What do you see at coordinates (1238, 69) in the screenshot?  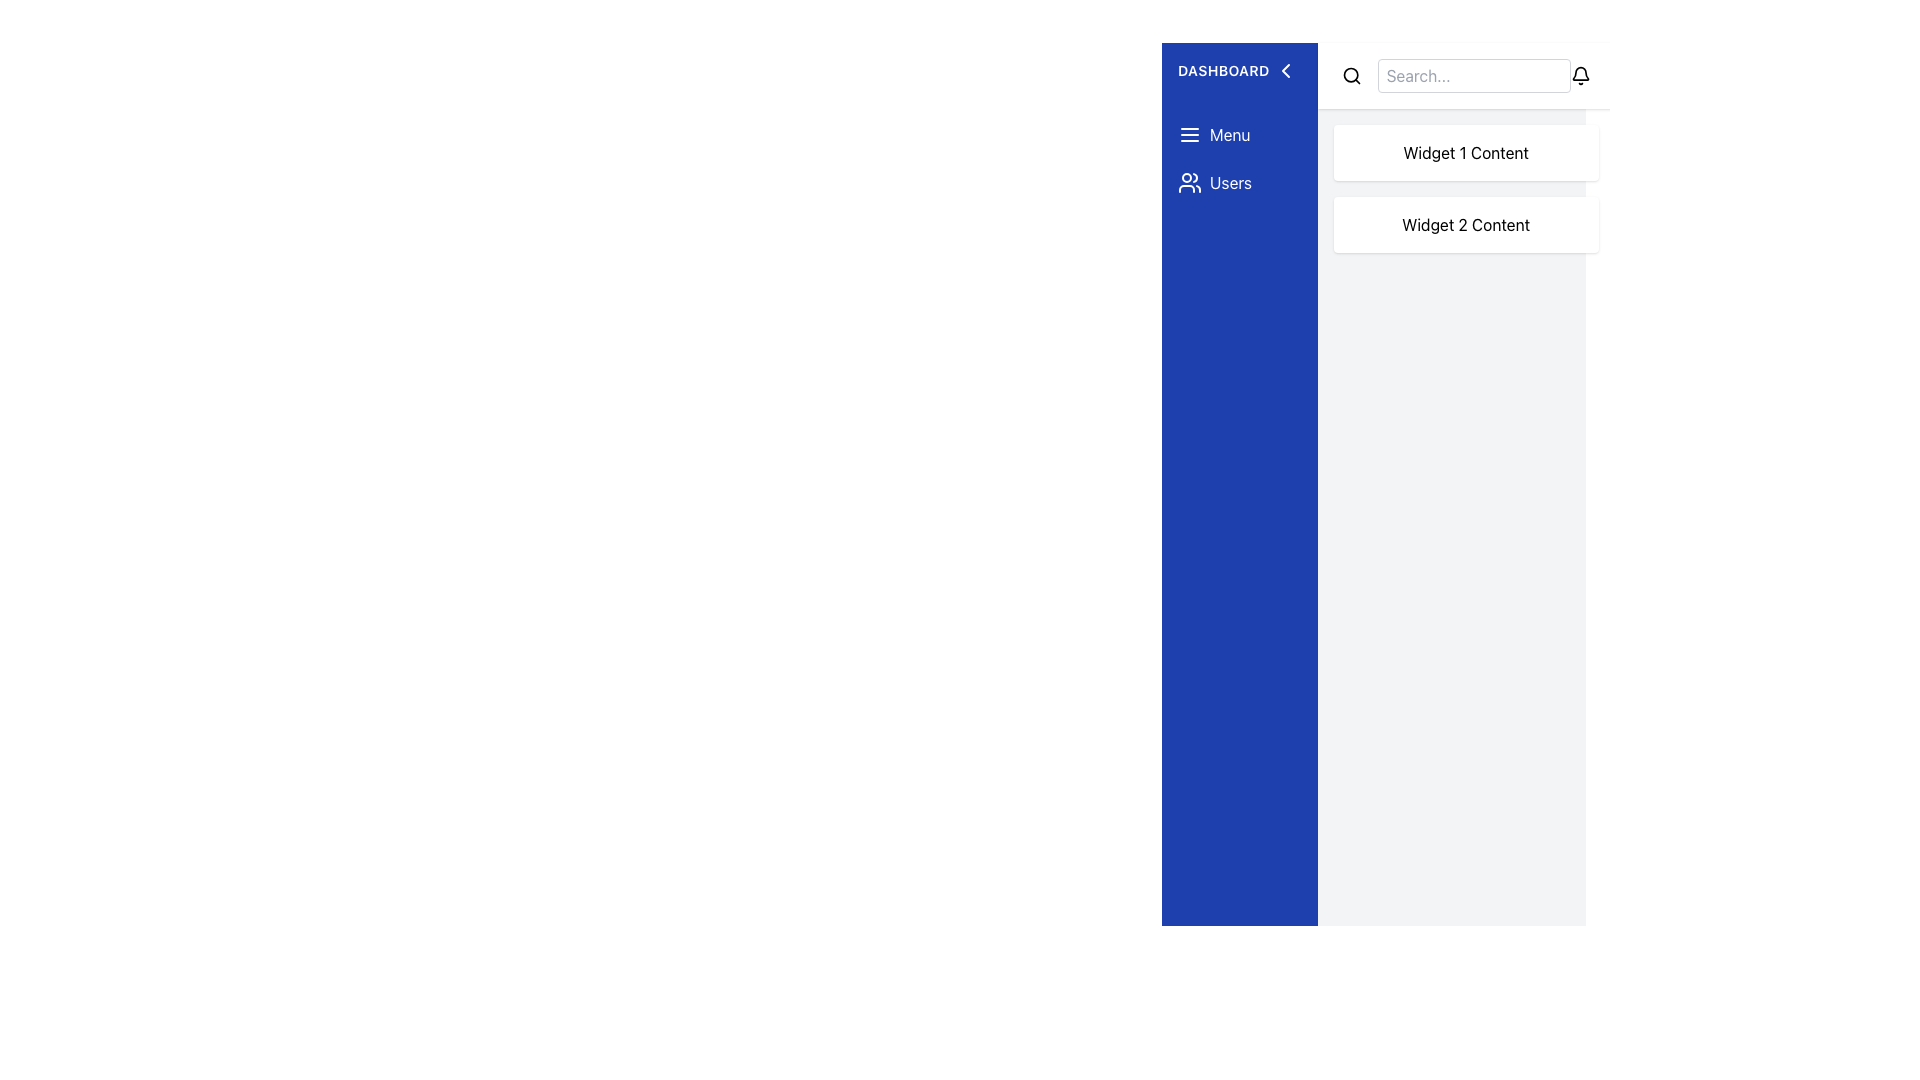 I see `the 'Dashboard' text block, which is styled with a blue background and white uppercase text, located at the topmost part of the sidebar` at bounding box center [1238, 69].